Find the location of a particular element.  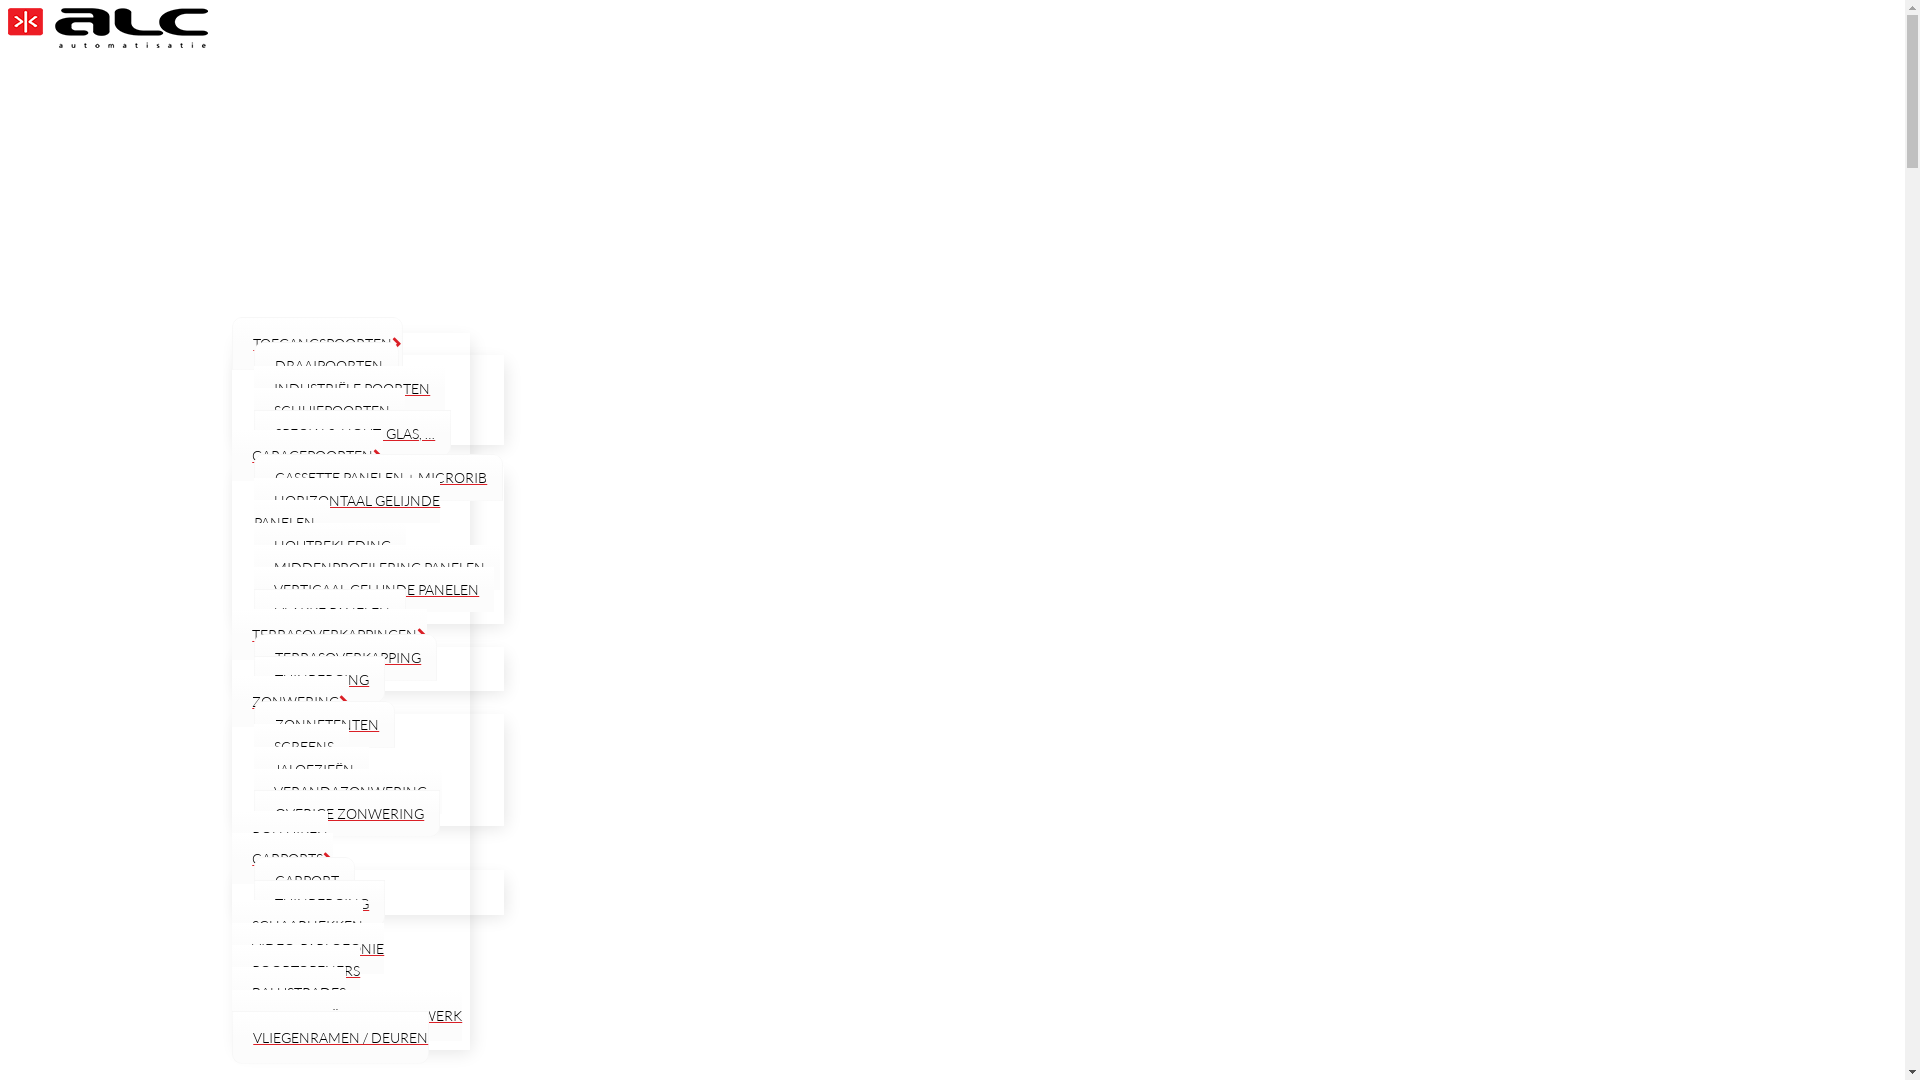

'VERANDAZONWERING' is located at coordinates (347, 790).